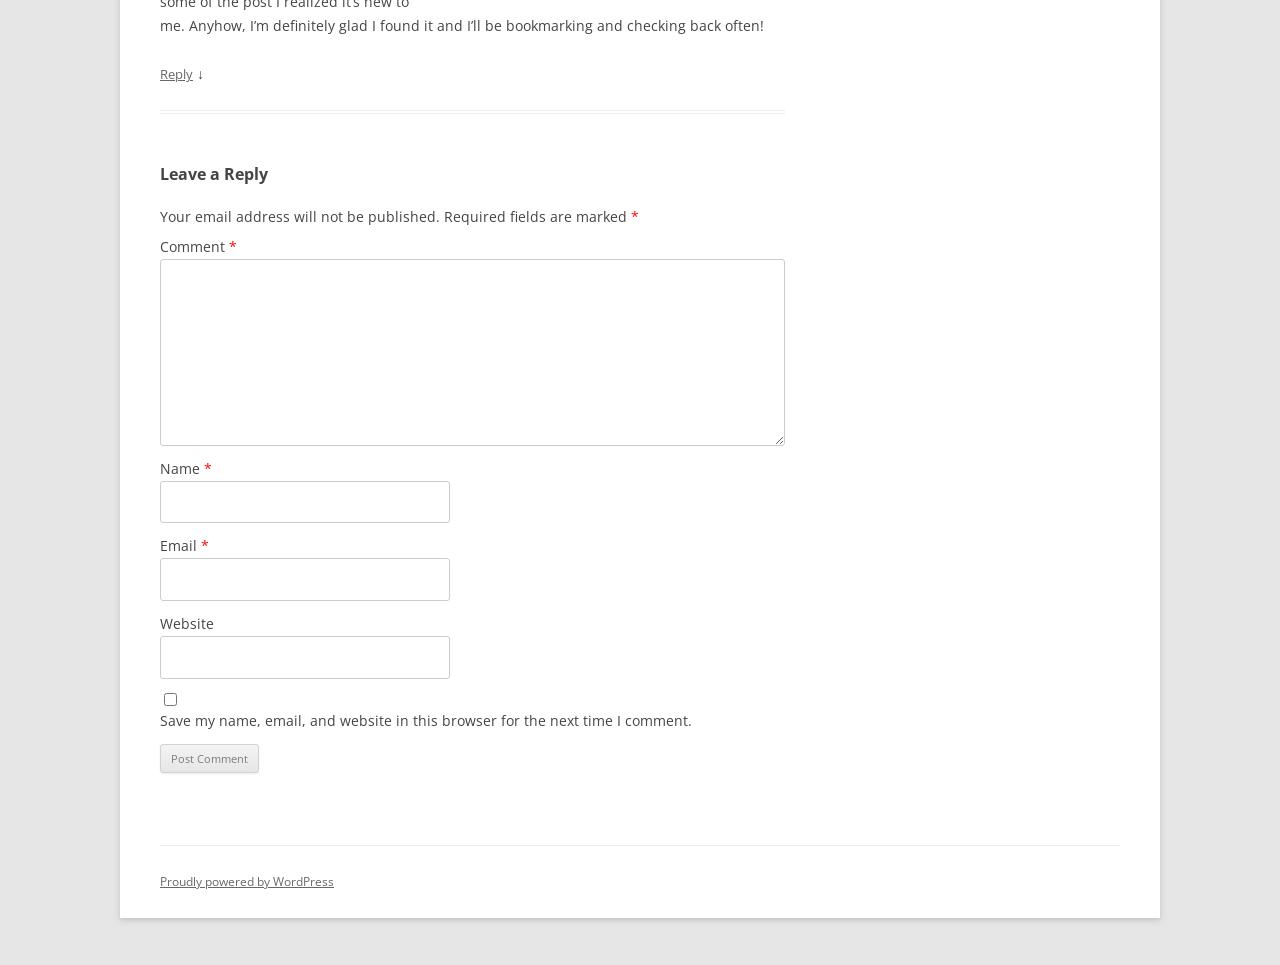 The width and height of the screenshot is (1280, 965). What do you see at coordinates (182, 466) in the screenshot?
I see `'Name'` at bounding box center [182, 466].